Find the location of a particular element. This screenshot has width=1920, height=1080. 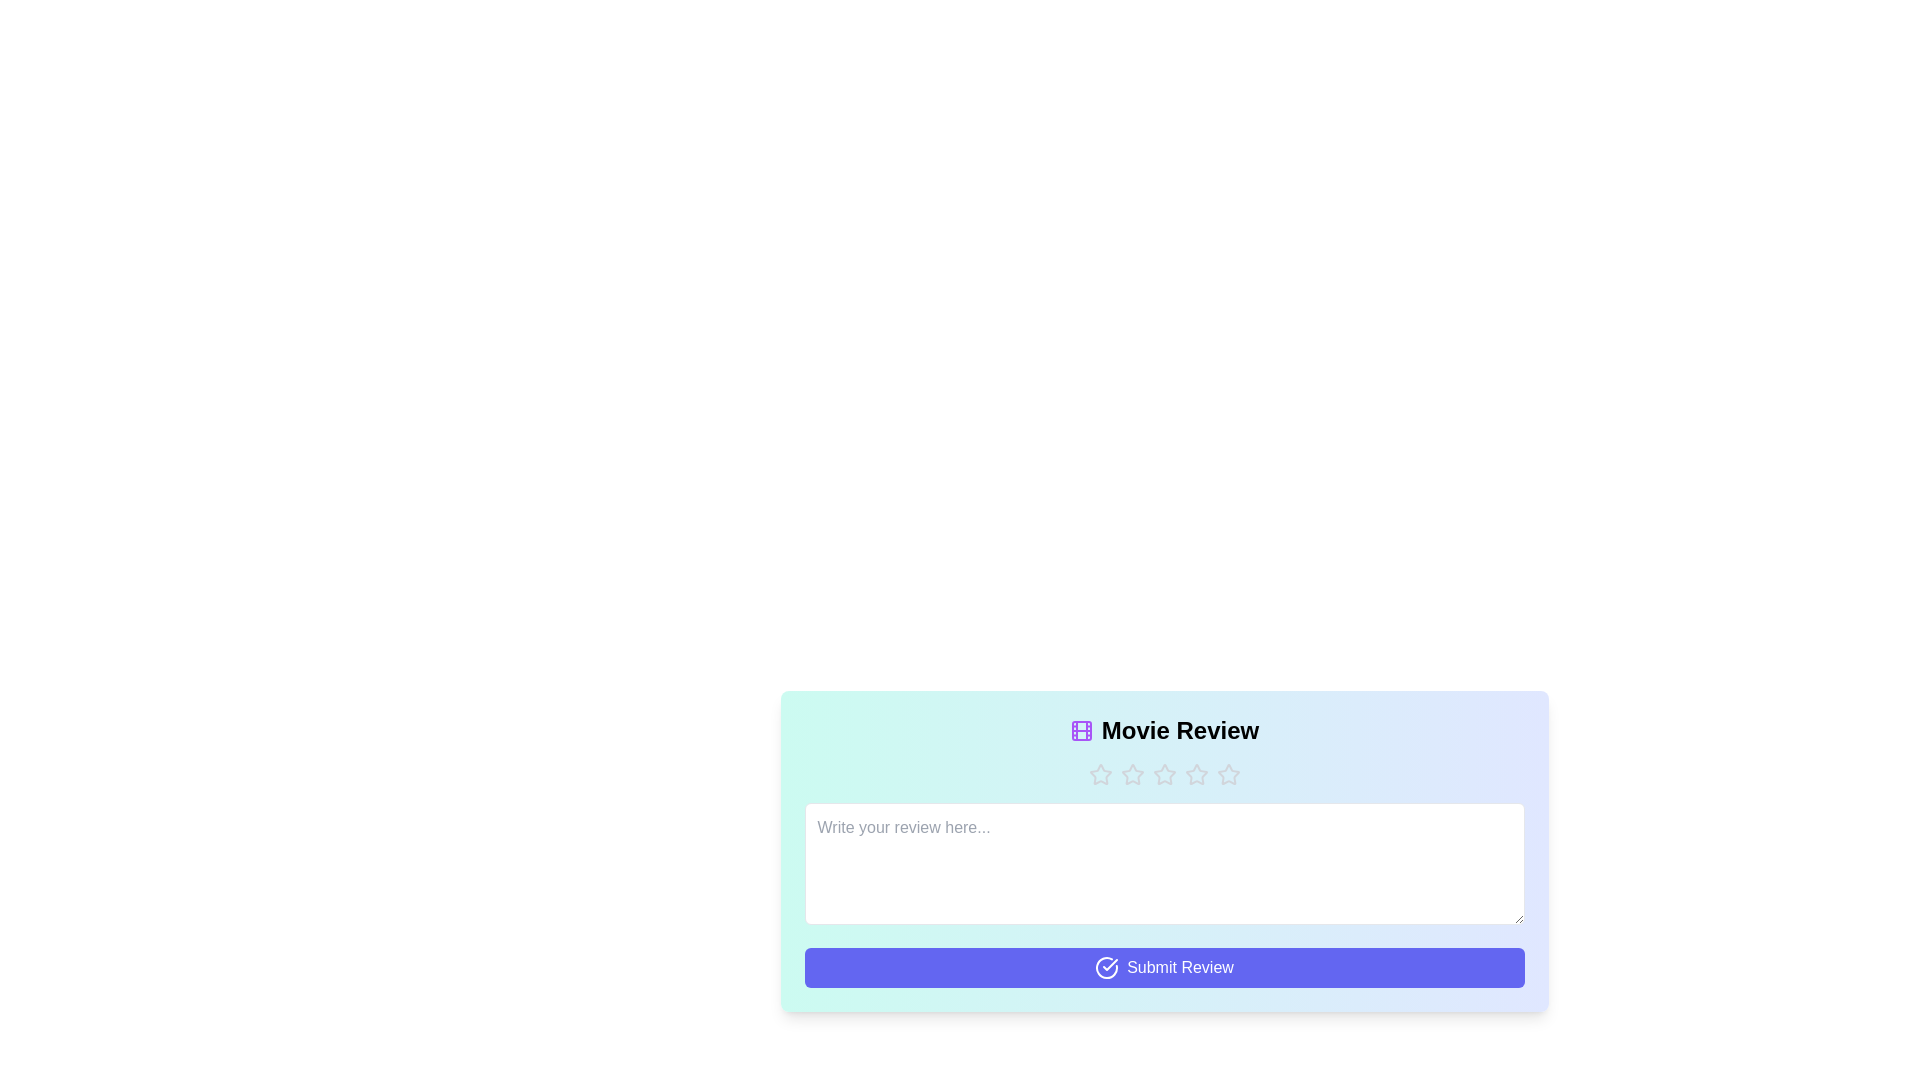

the star corresponding to the desired rating 2 is located at coordinates (1132, 774).